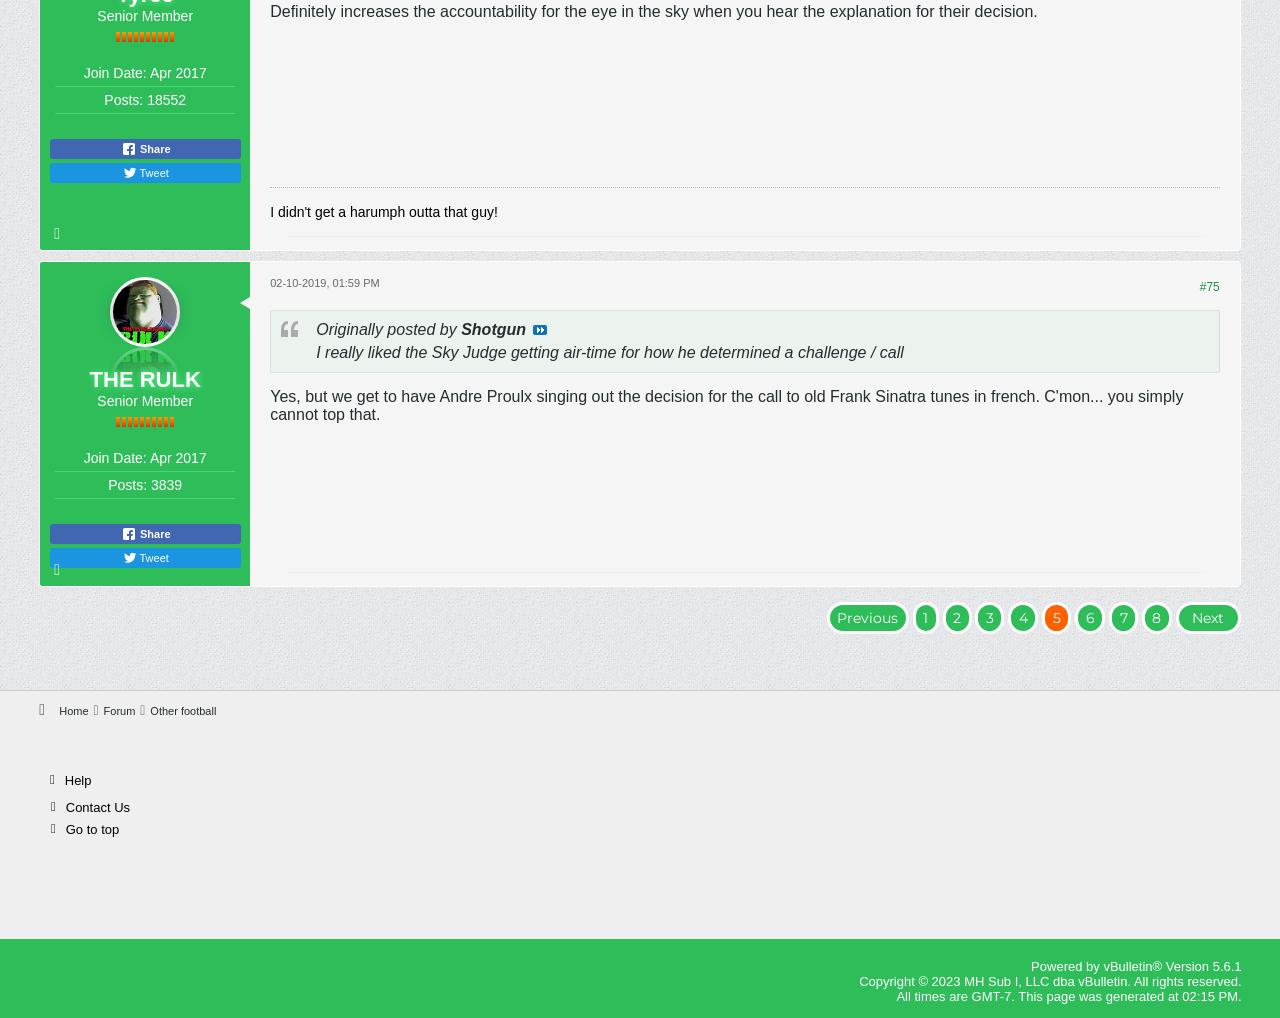 This screenshot has height=1018, width=1280. Describe the element at coordinates (383, 210) in the screenshot. I see `'I didn't get a harumph outta that guy!'` at that location.